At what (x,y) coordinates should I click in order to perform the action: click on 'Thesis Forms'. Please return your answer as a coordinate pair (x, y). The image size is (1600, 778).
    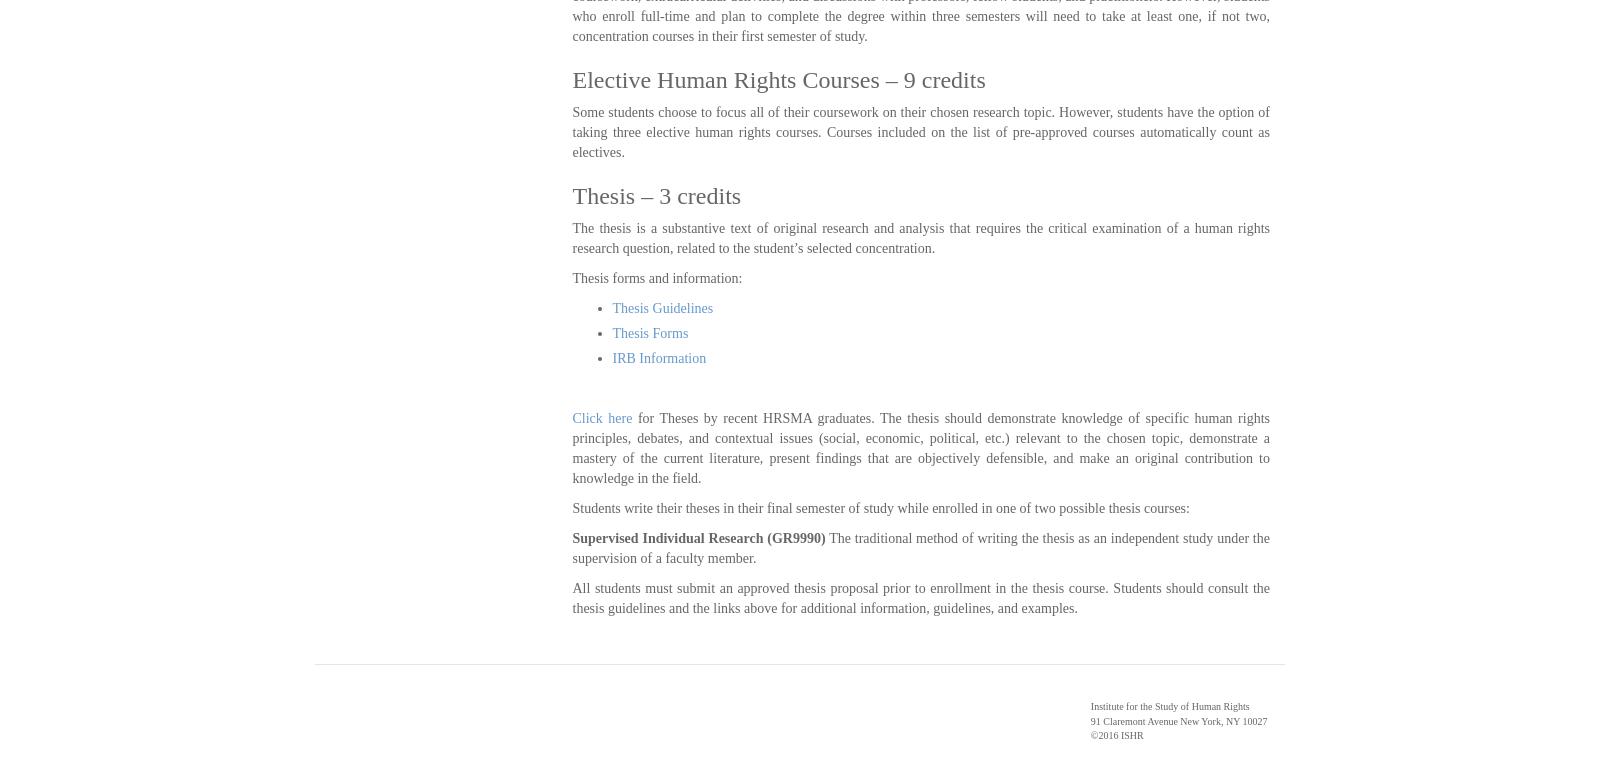
    Looking at the image, I should click on (649, 332).